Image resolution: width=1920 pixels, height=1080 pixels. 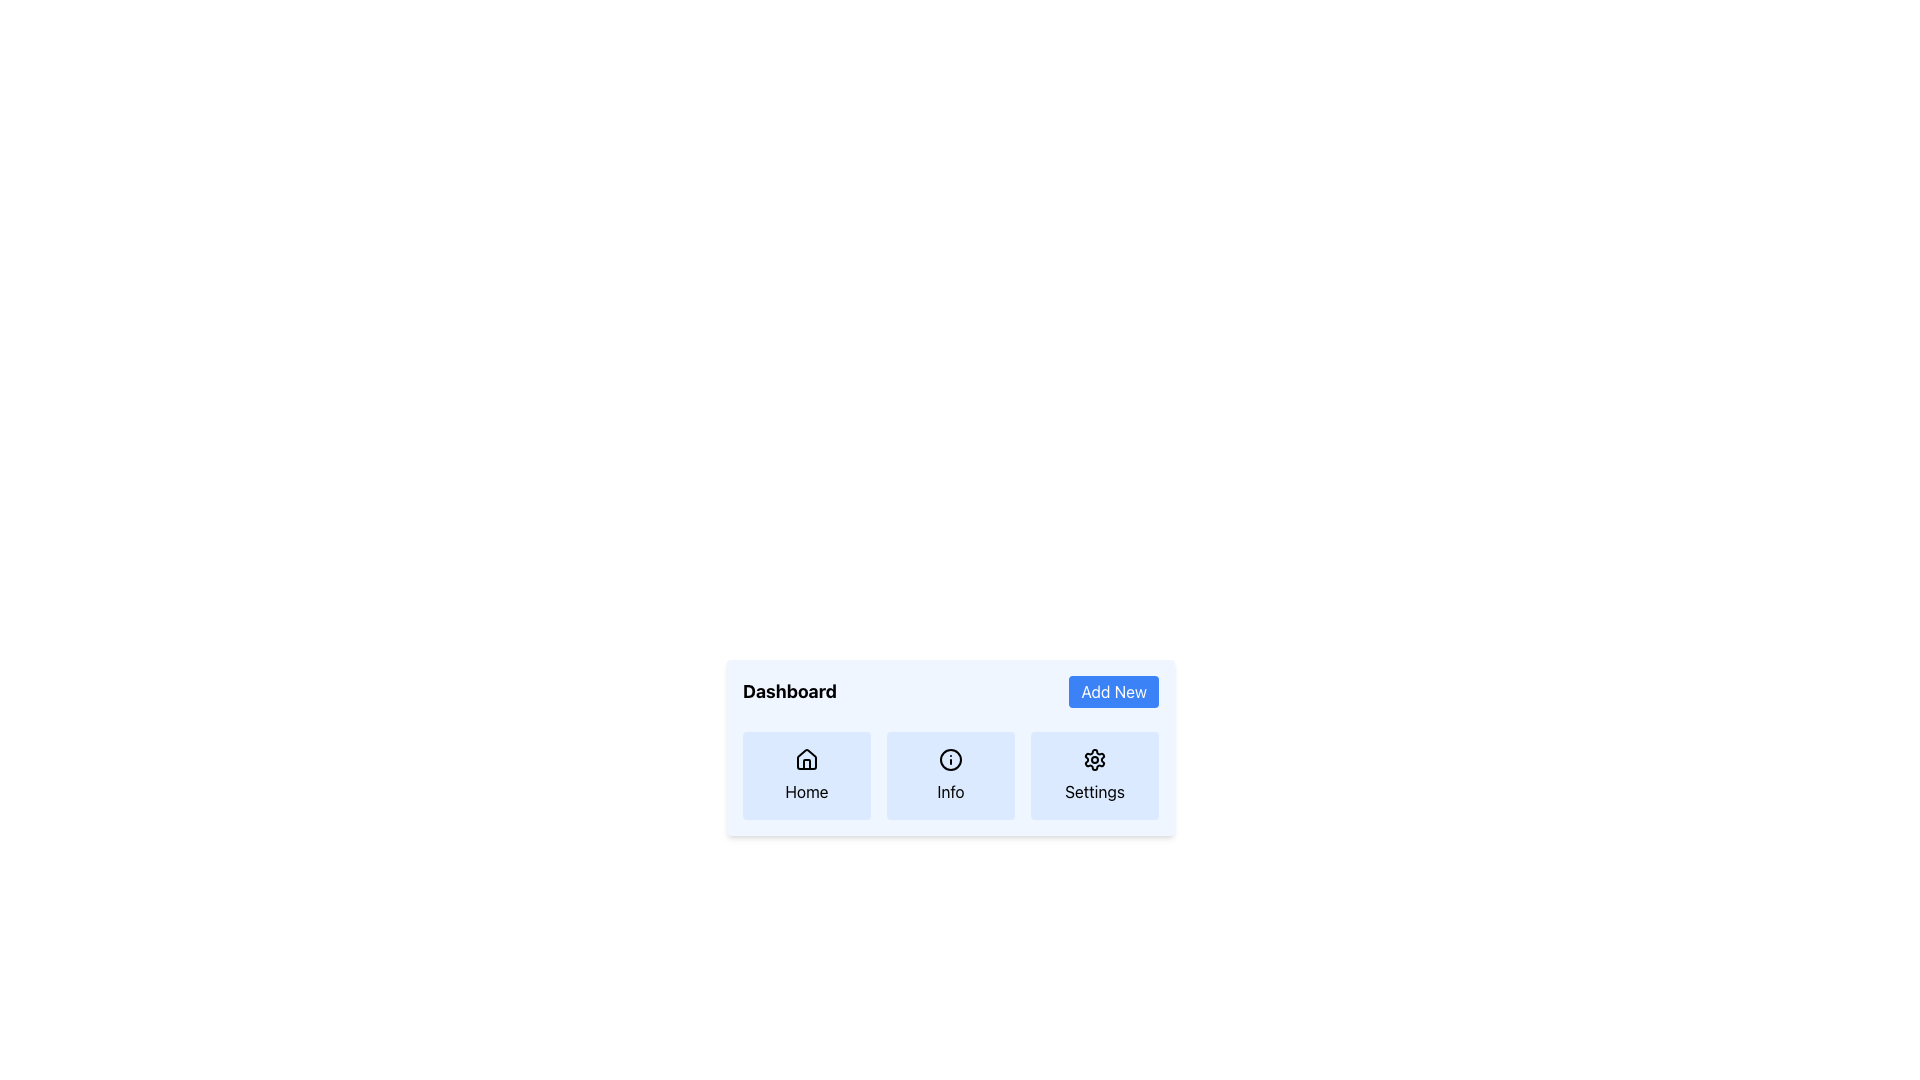 I want to click on the 'Info' tile in the navigation menu, so click(x=949, y=748).